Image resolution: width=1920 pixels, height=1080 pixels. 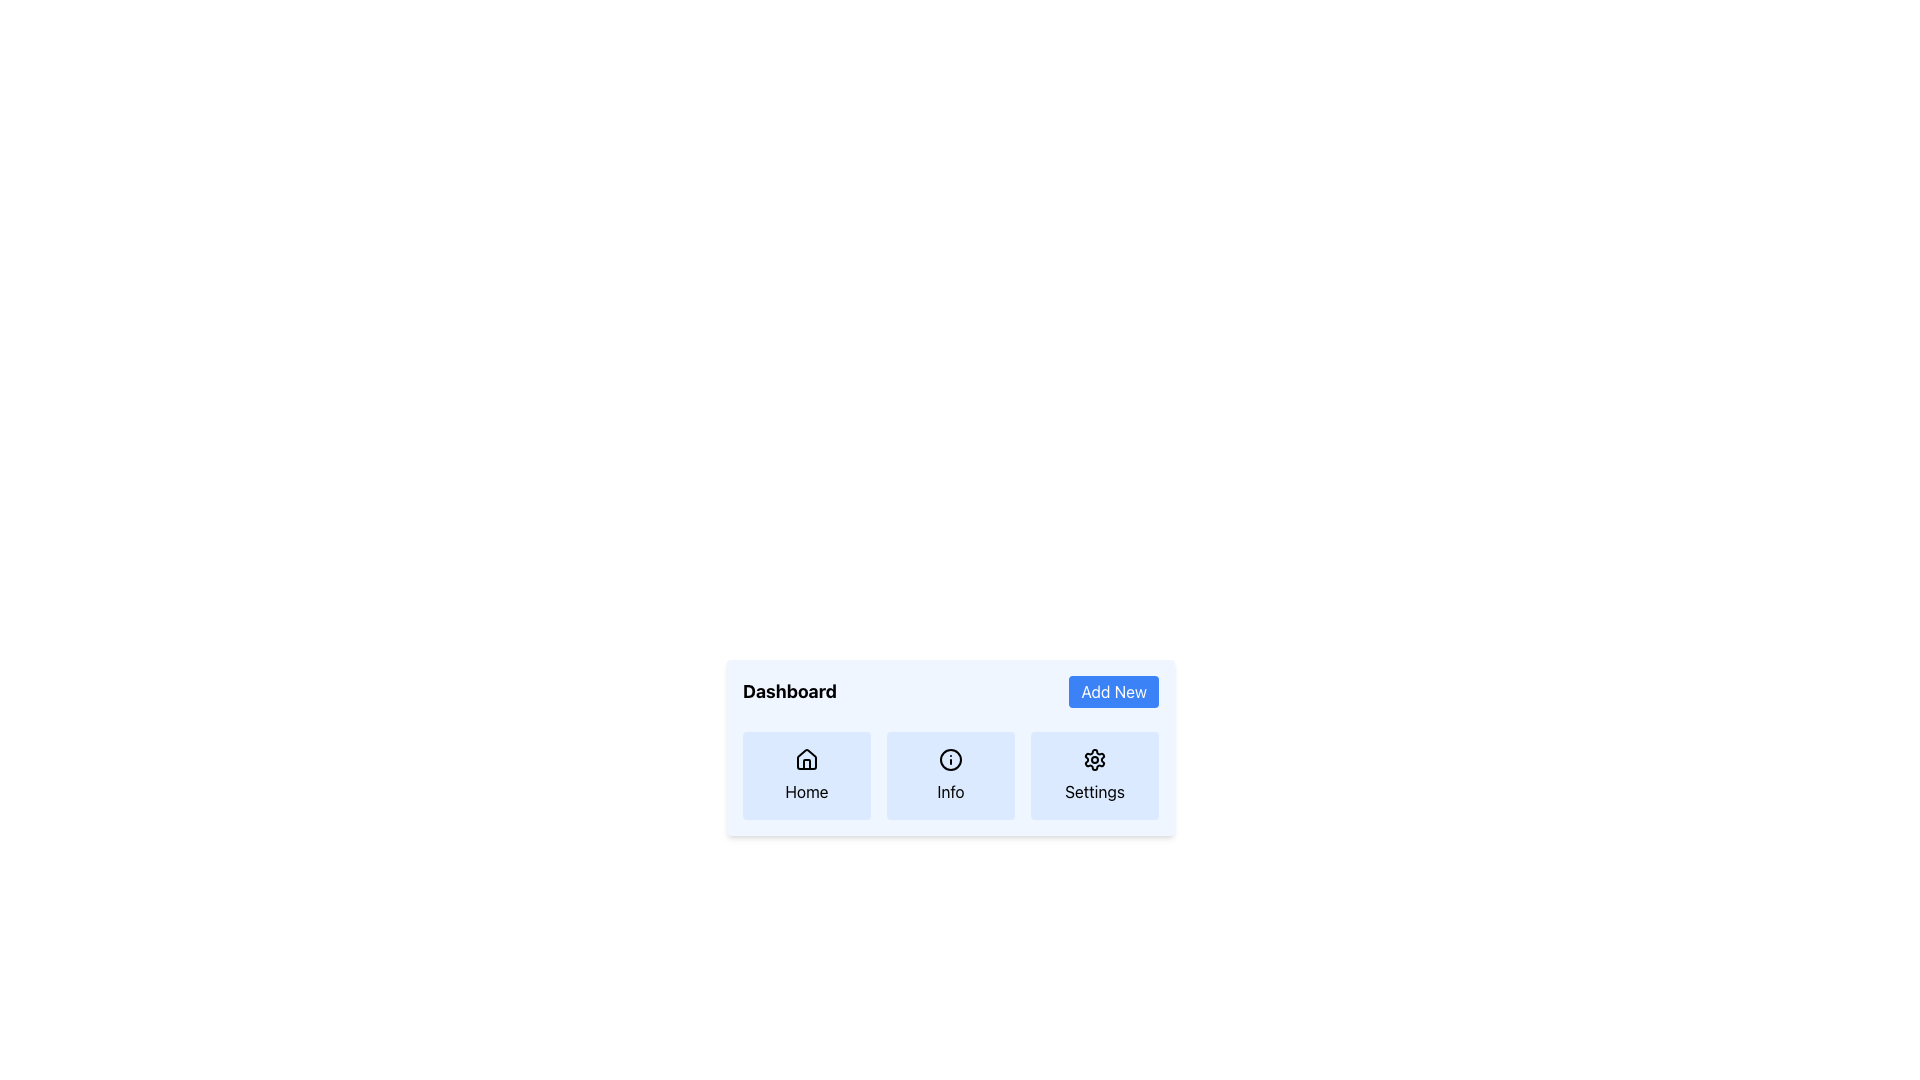 I want to click on the 'Info' tile in the navigation menu, so click(x=949, y=748).